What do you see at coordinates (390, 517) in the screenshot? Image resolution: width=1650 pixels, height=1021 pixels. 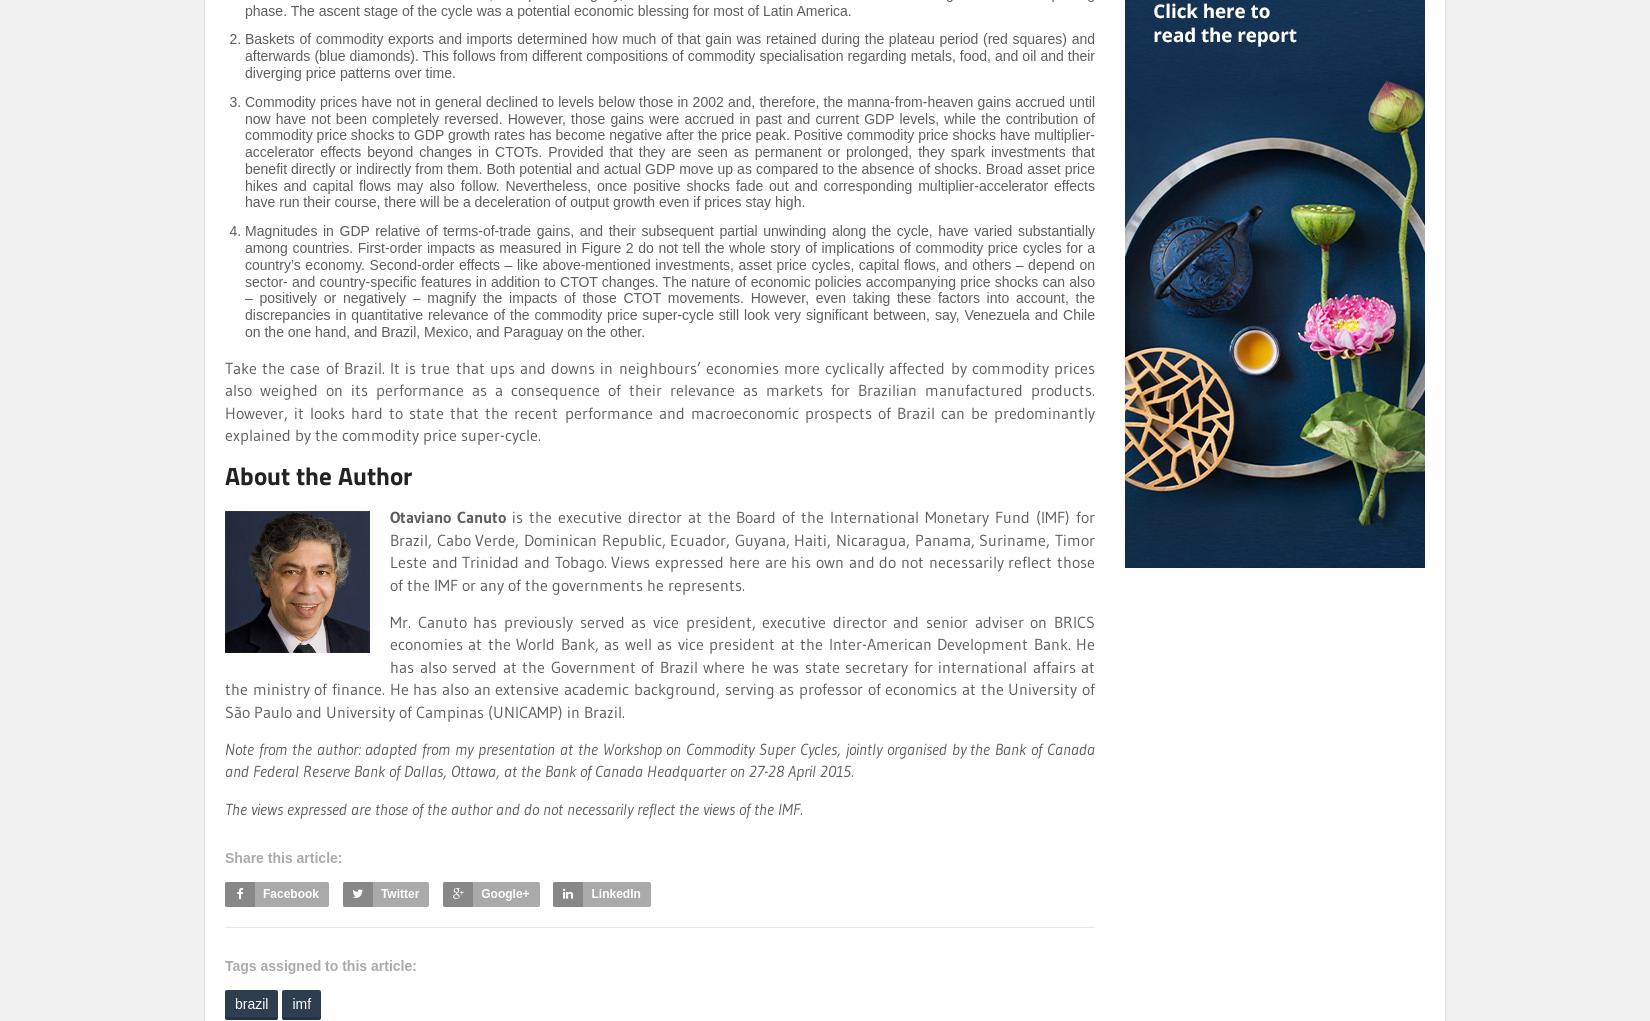 I see `'Otaviano Canuto'` at bounding box center [390, 517].